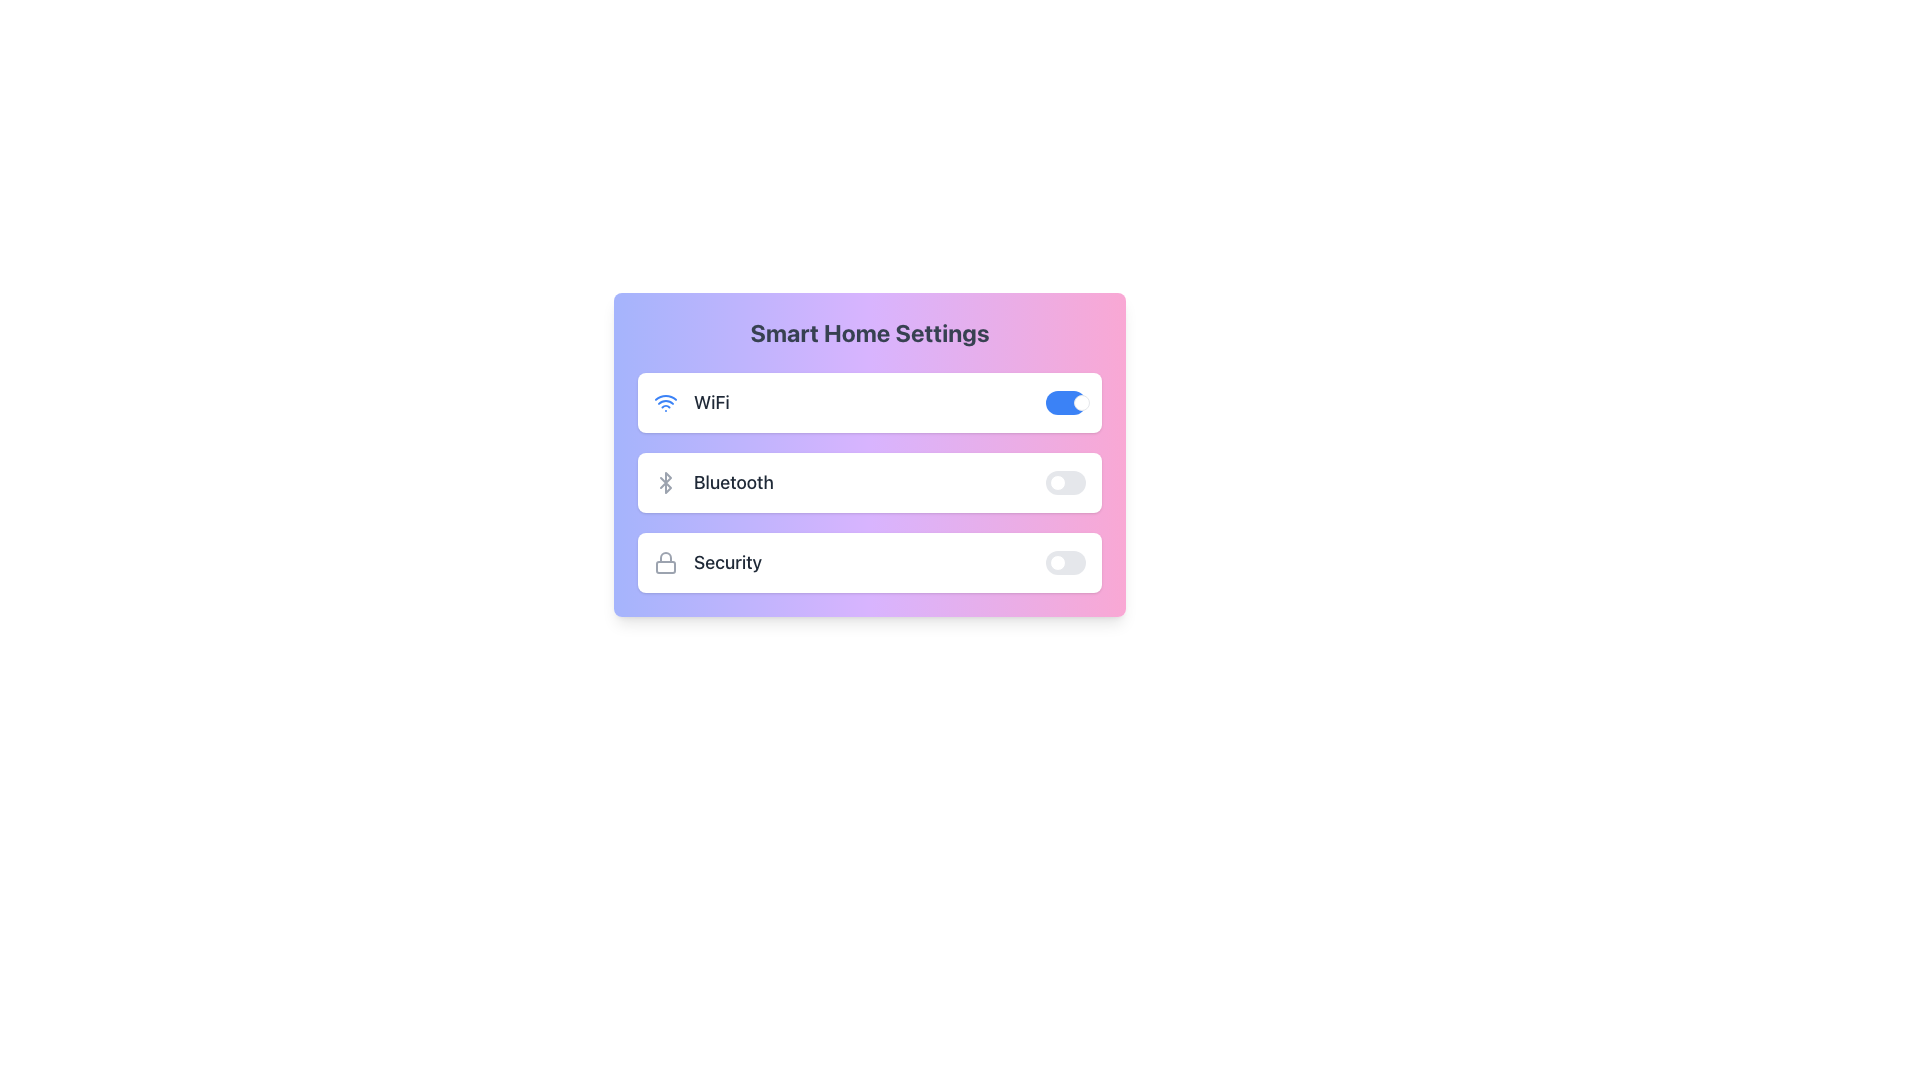  Describe the element at coordinates (666, 397) in the screenshot. I see `the second arc of the Wi-Fi icon, which represents signal strength in the settings card` at that location.